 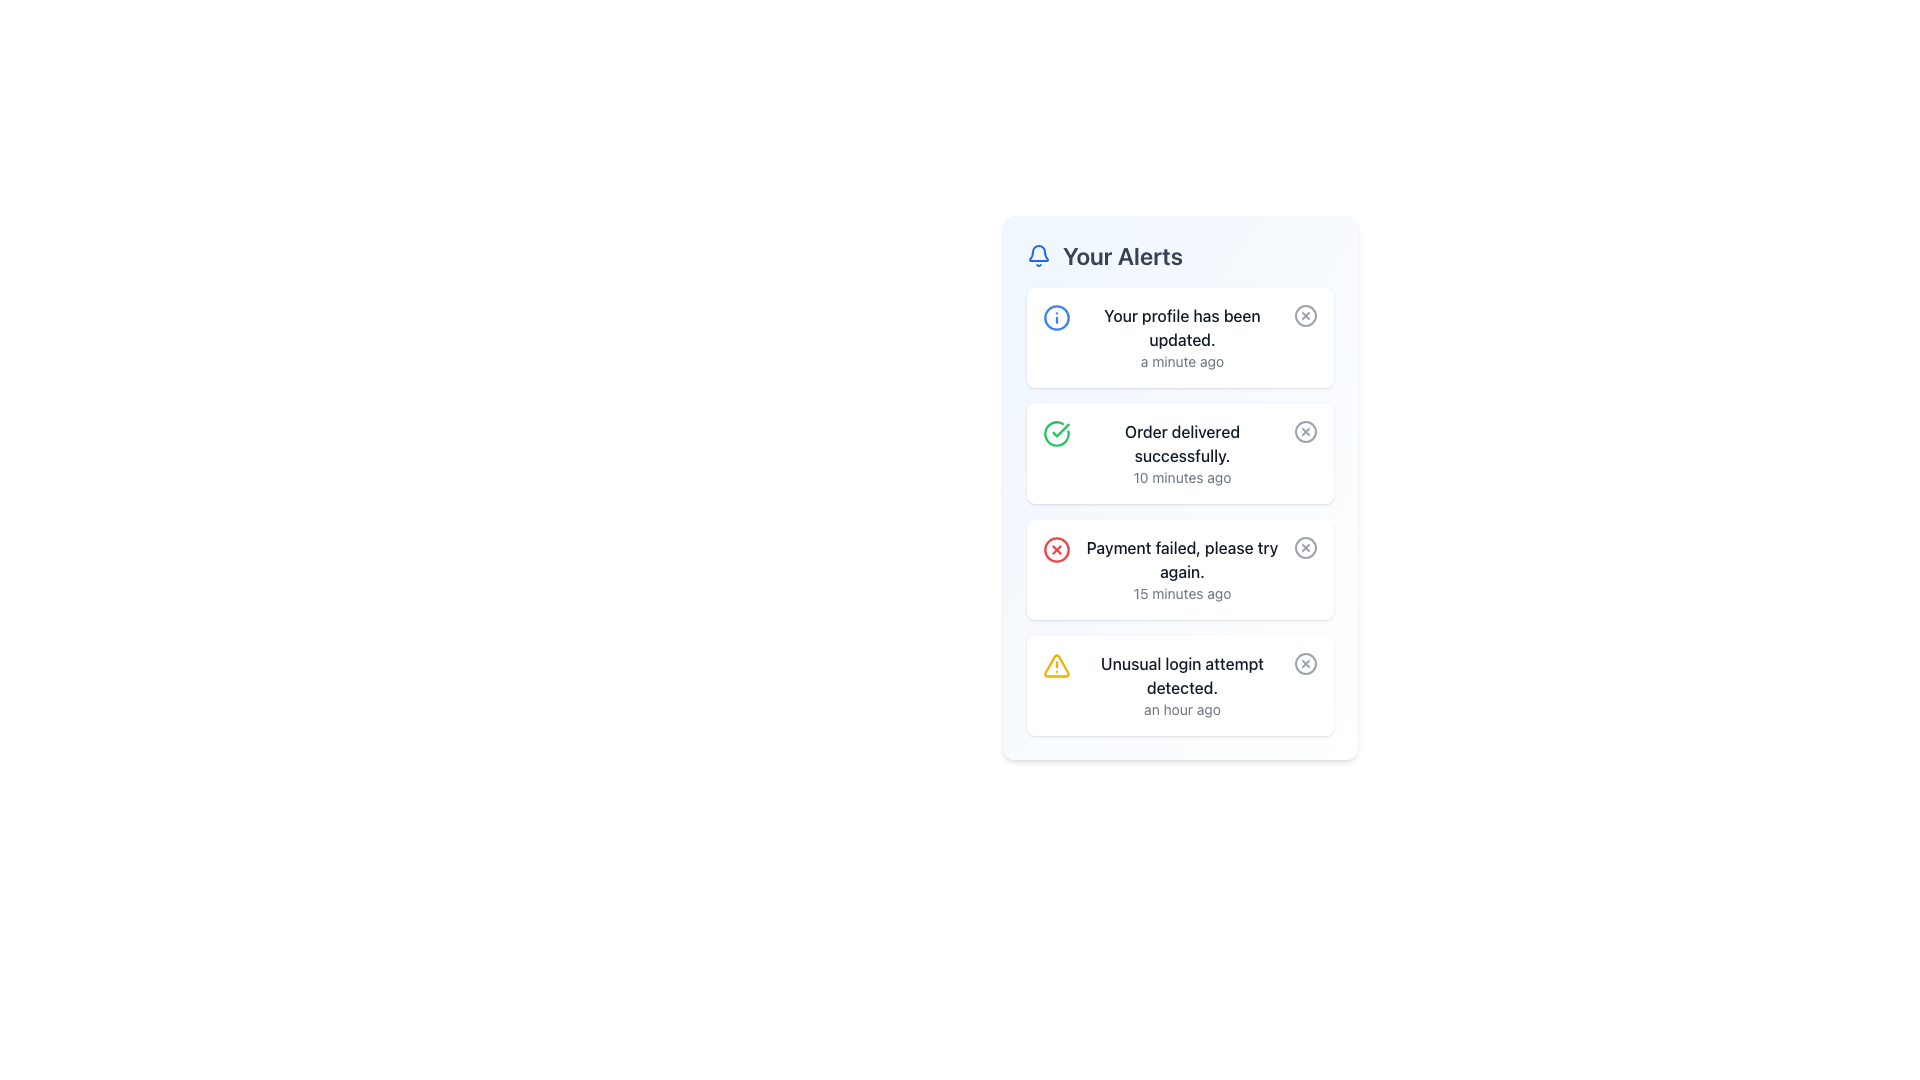 I want to click on notification text that states 'Unusual login attempt detected.' which is the last item in the vertically-aligned list within the 'Your Alerts' card, so click(x=1182, y=685).